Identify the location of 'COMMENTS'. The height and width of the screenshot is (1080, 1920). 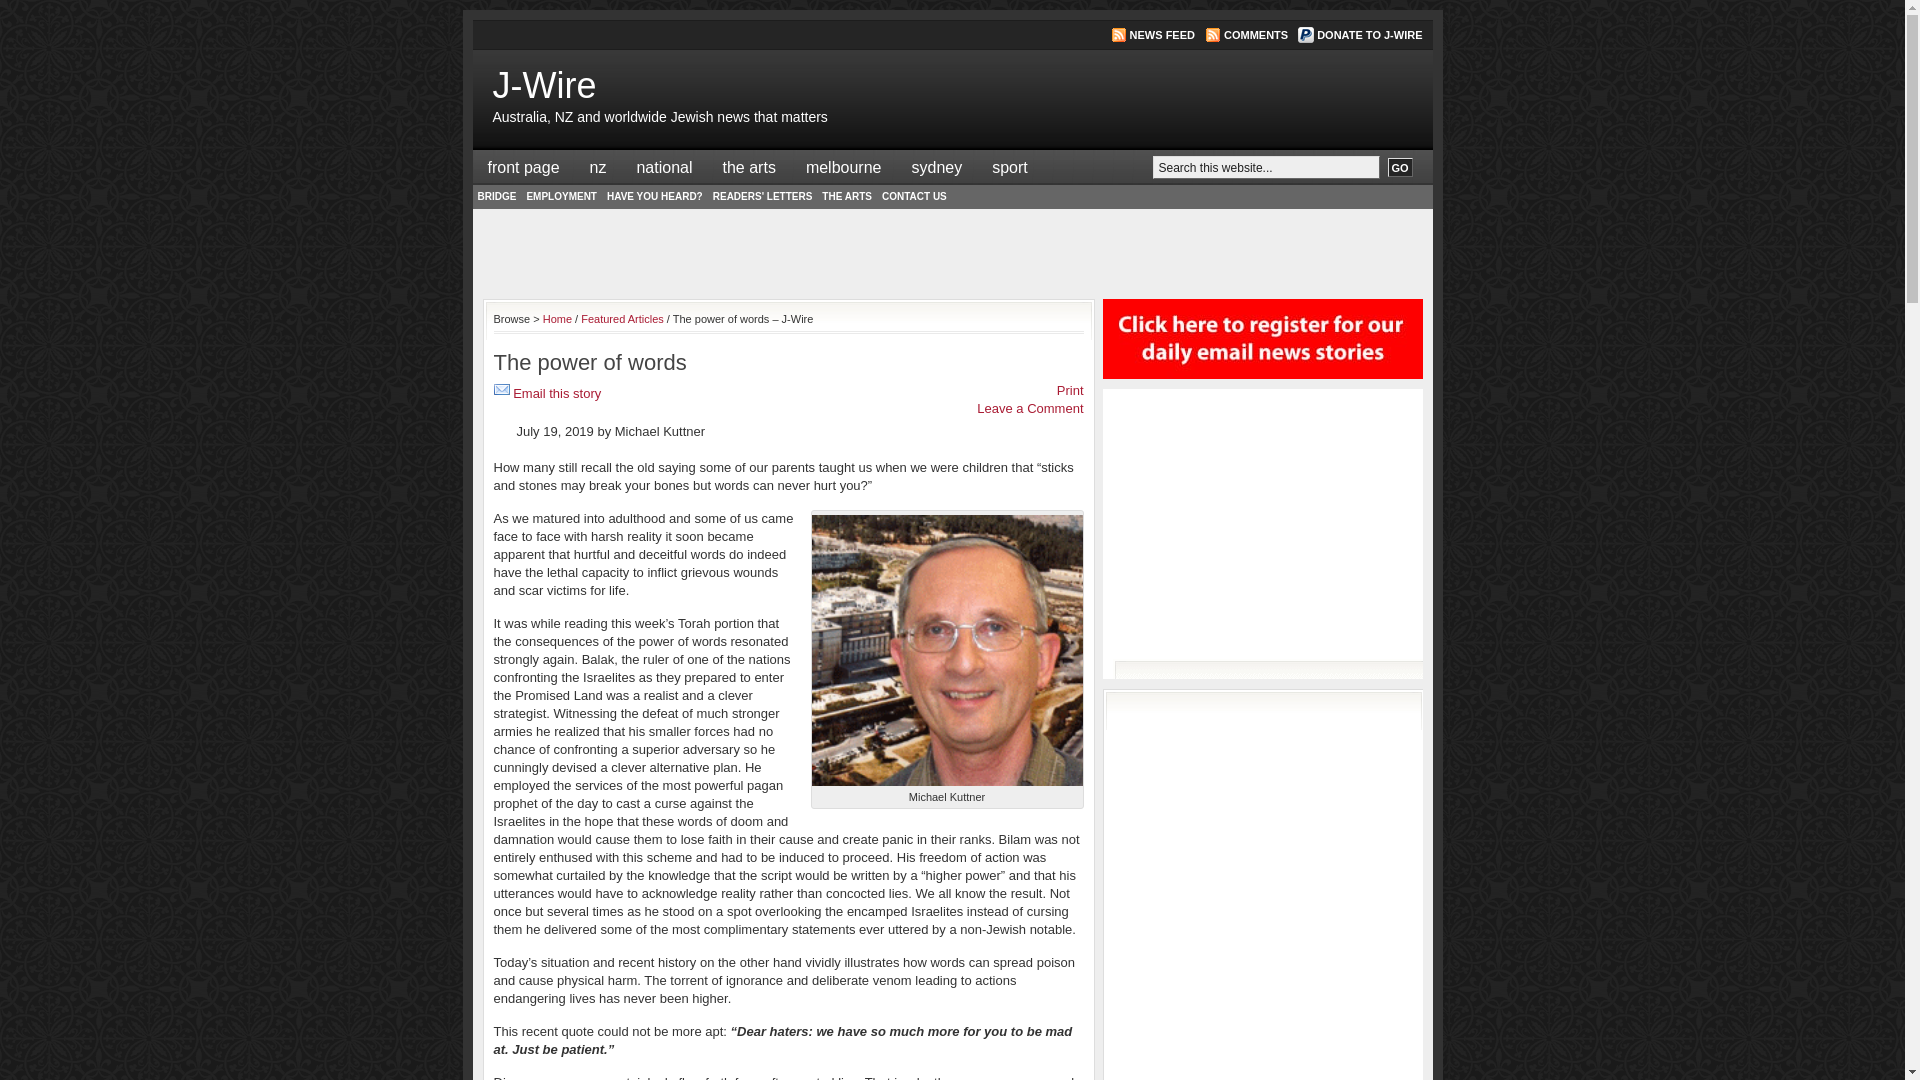
(1255, 34).